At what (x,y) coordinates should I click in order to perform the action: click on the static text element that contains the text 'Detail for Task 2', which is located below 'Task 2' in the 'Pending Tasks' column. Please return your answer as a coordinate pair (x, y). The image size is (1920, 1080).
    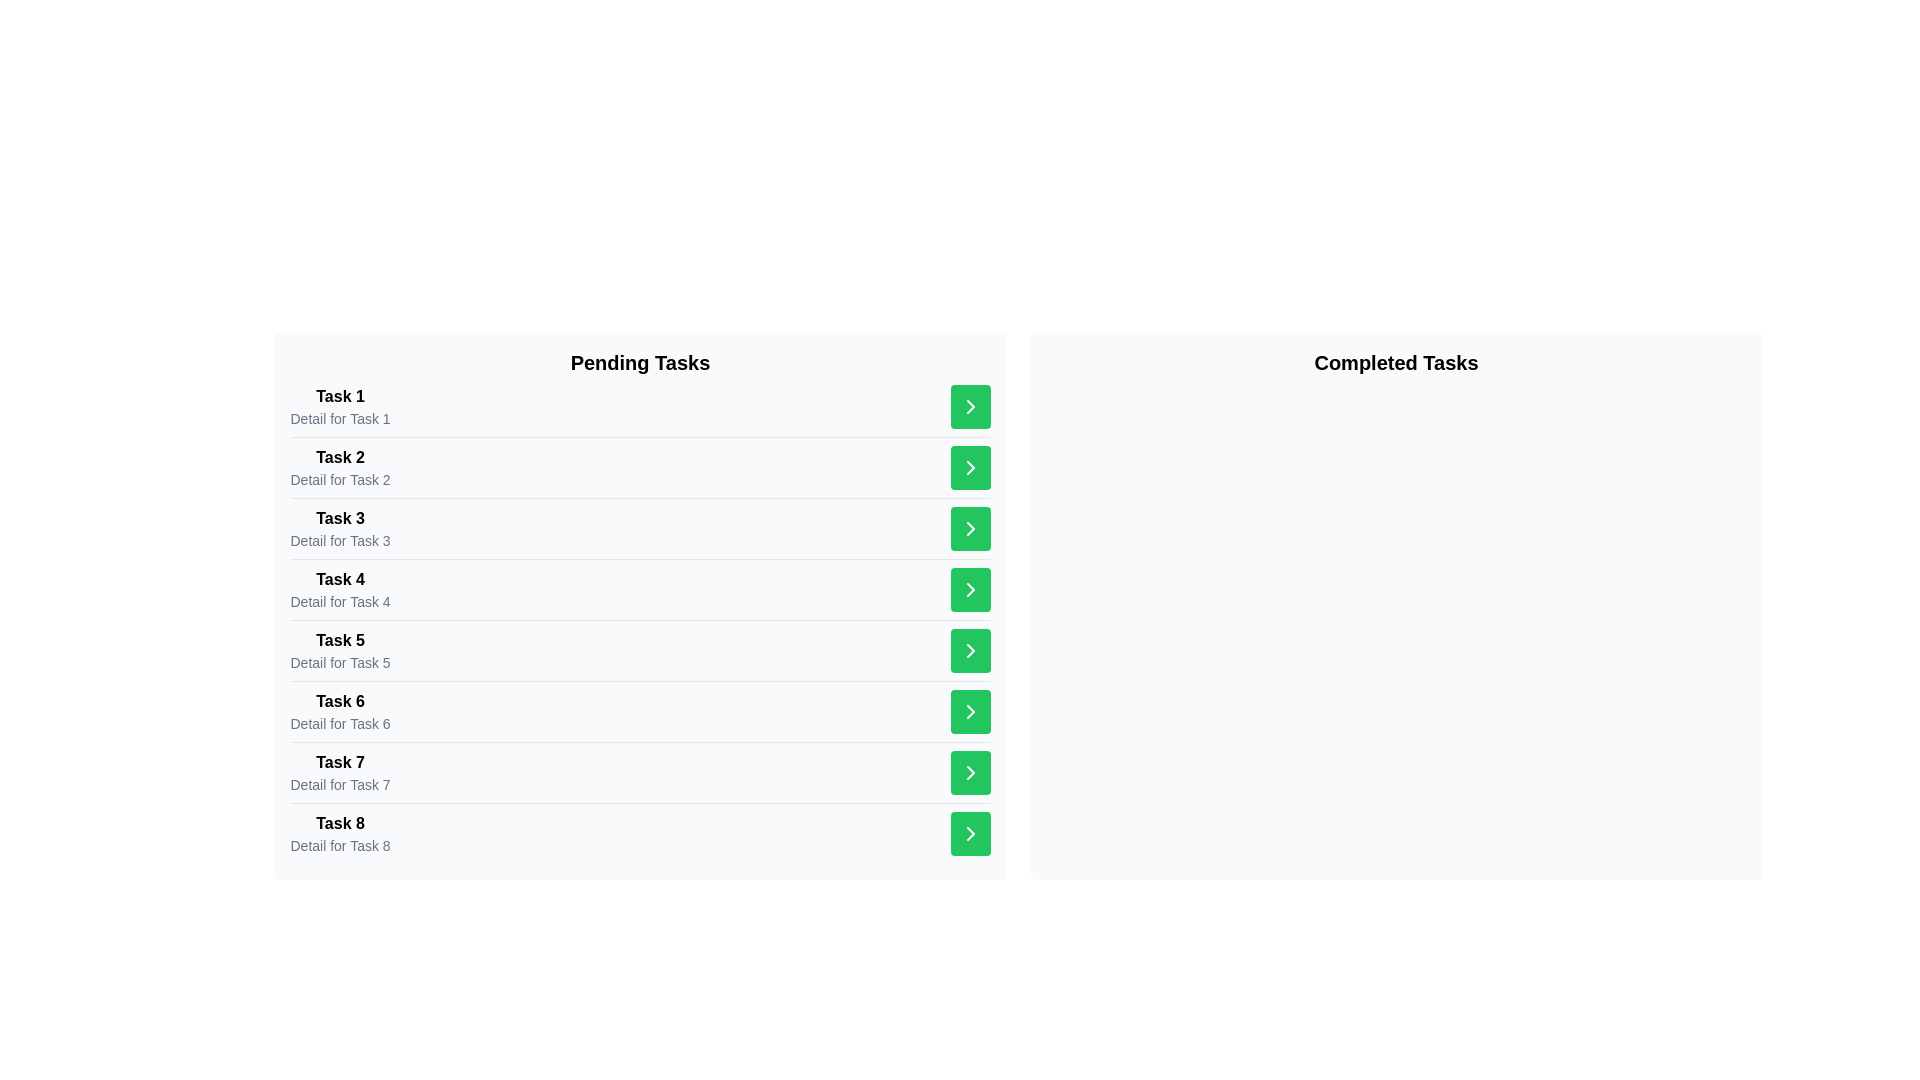
    Looking at the image, I should click on (340, 479).